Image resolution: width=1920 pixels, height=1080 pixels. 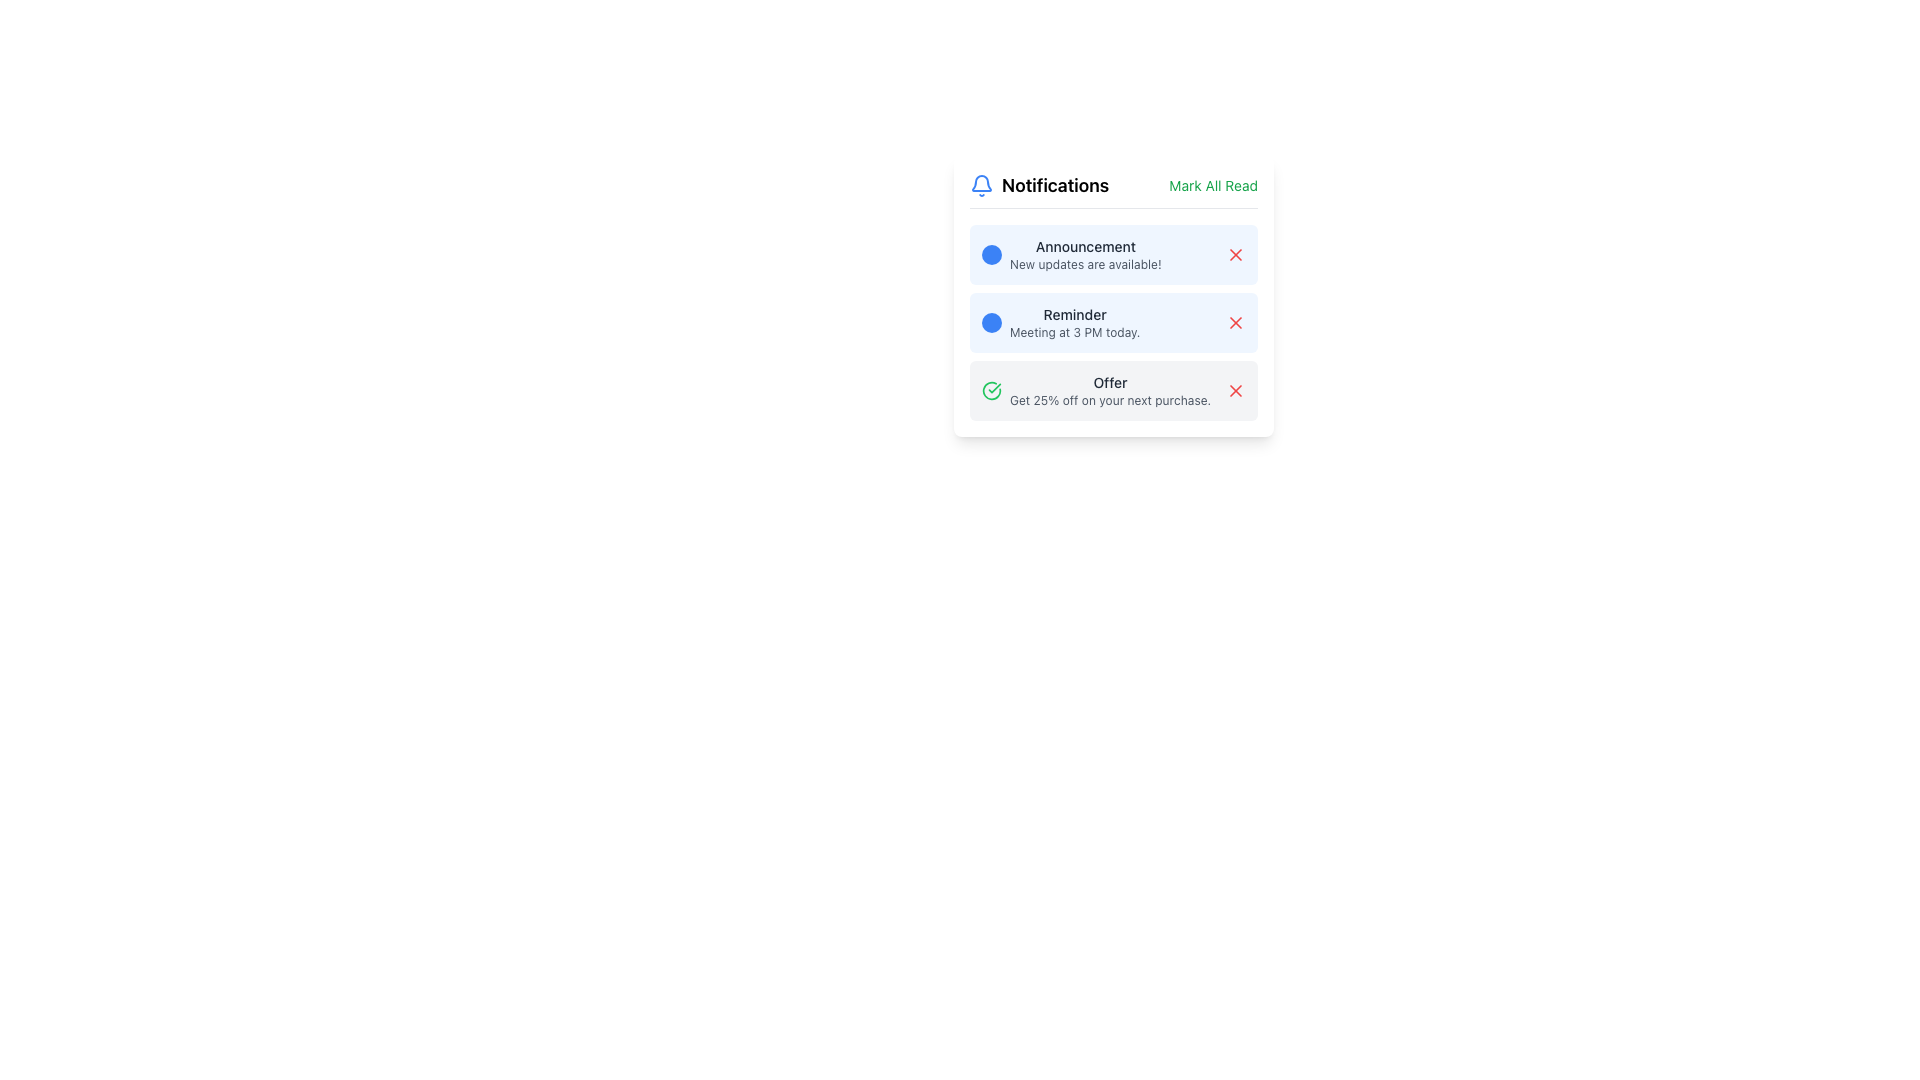 I want to click on the promotional offer text label located in the third notification of a vertically stacked notification list, positioned to the right of a green check icon and followed by a red close icon, to get more information about the offer, so click(x=1109, y=390).